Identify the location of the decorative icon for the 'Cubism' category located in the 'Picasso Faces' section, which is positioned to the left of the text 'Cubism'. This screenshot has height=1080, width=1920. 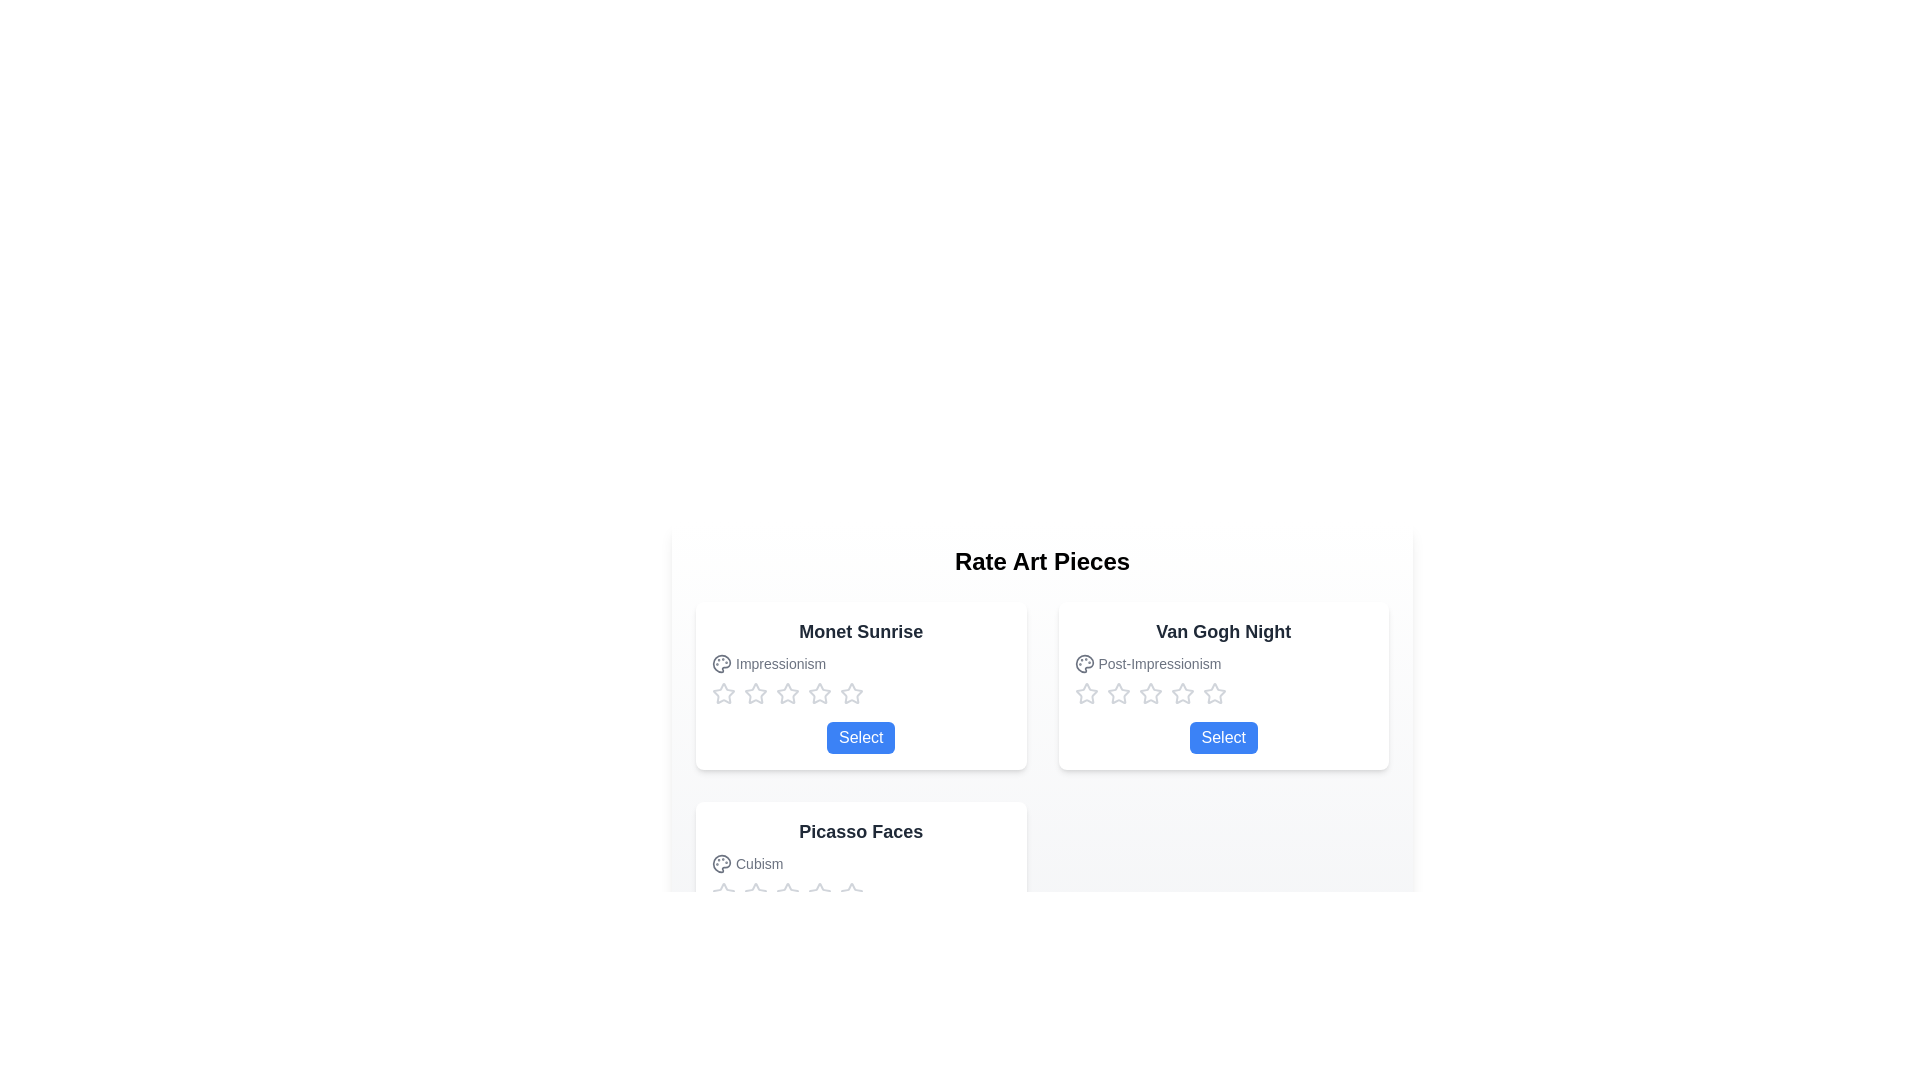
(720, 863).